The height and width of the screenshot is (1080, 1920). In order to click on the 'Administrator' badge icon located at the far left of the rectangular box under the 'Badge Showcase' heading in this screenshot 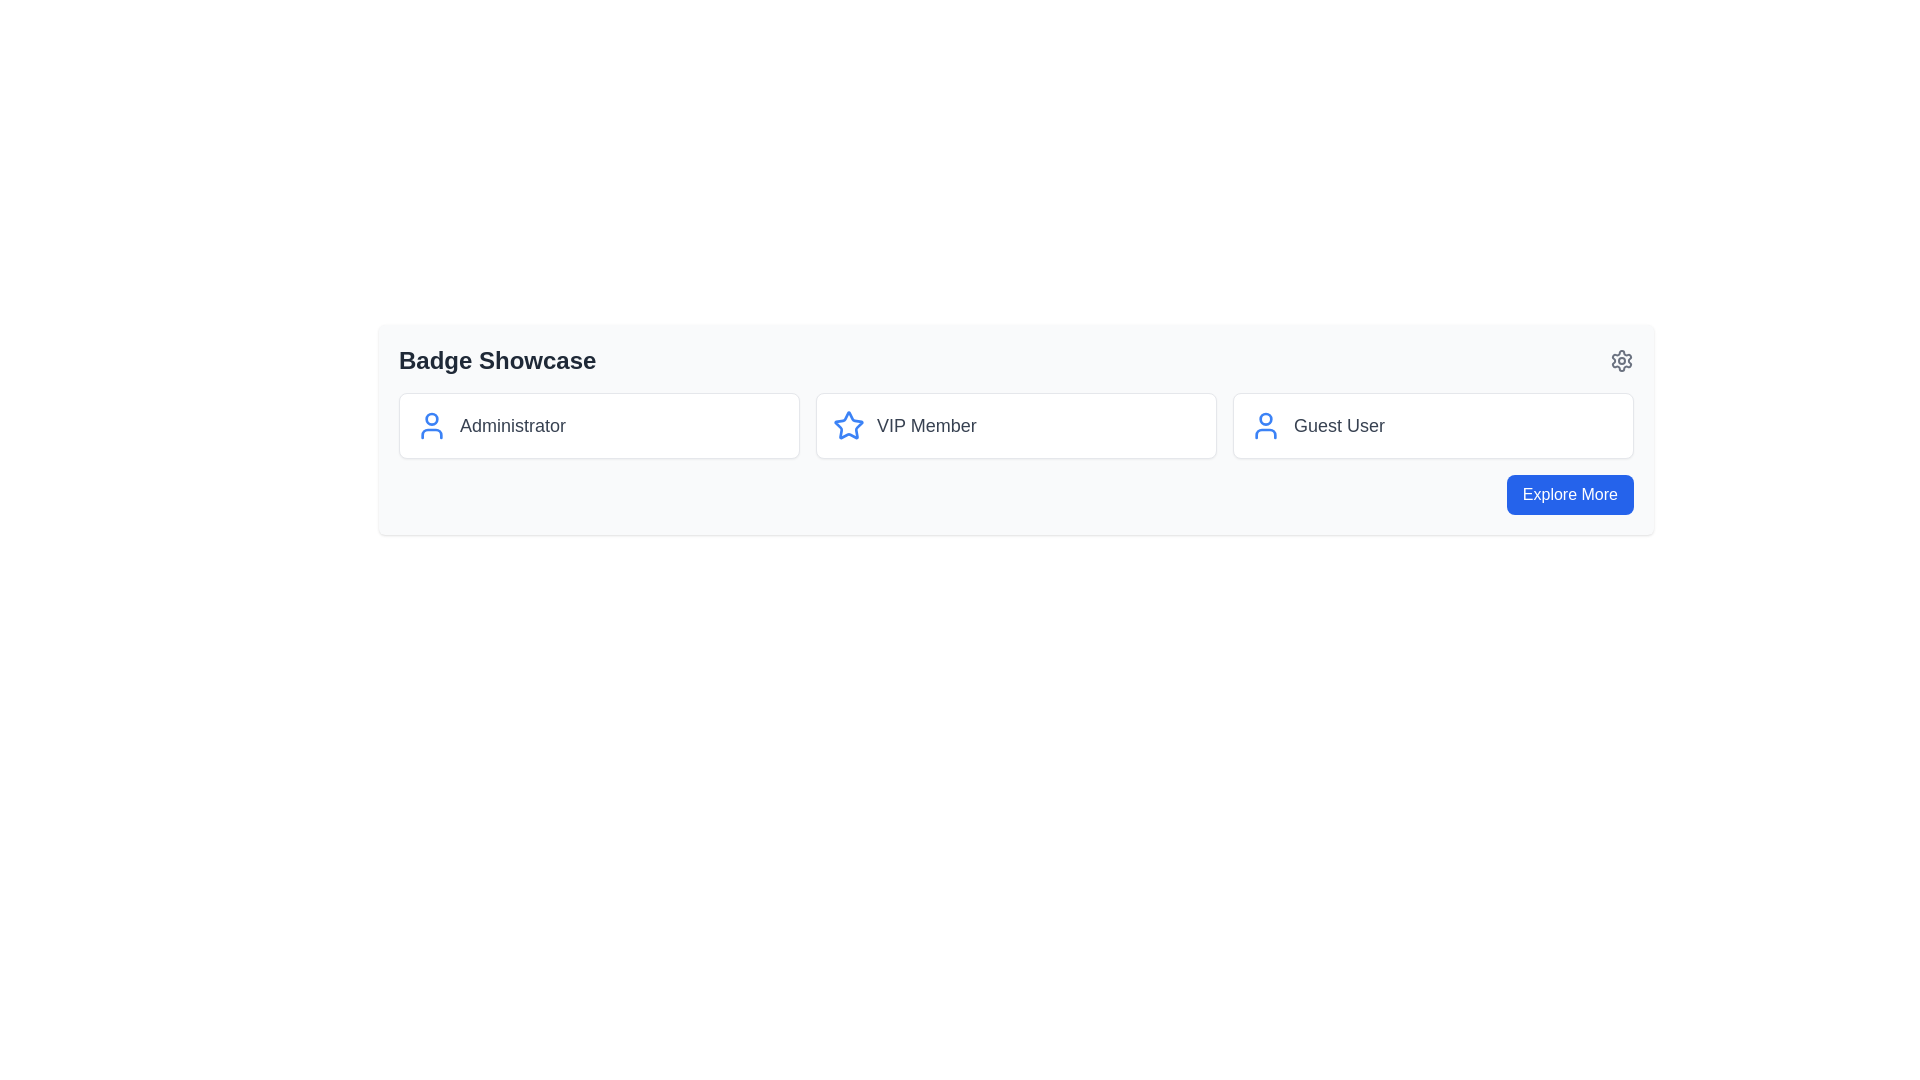, I will do `click(431, 424)`.